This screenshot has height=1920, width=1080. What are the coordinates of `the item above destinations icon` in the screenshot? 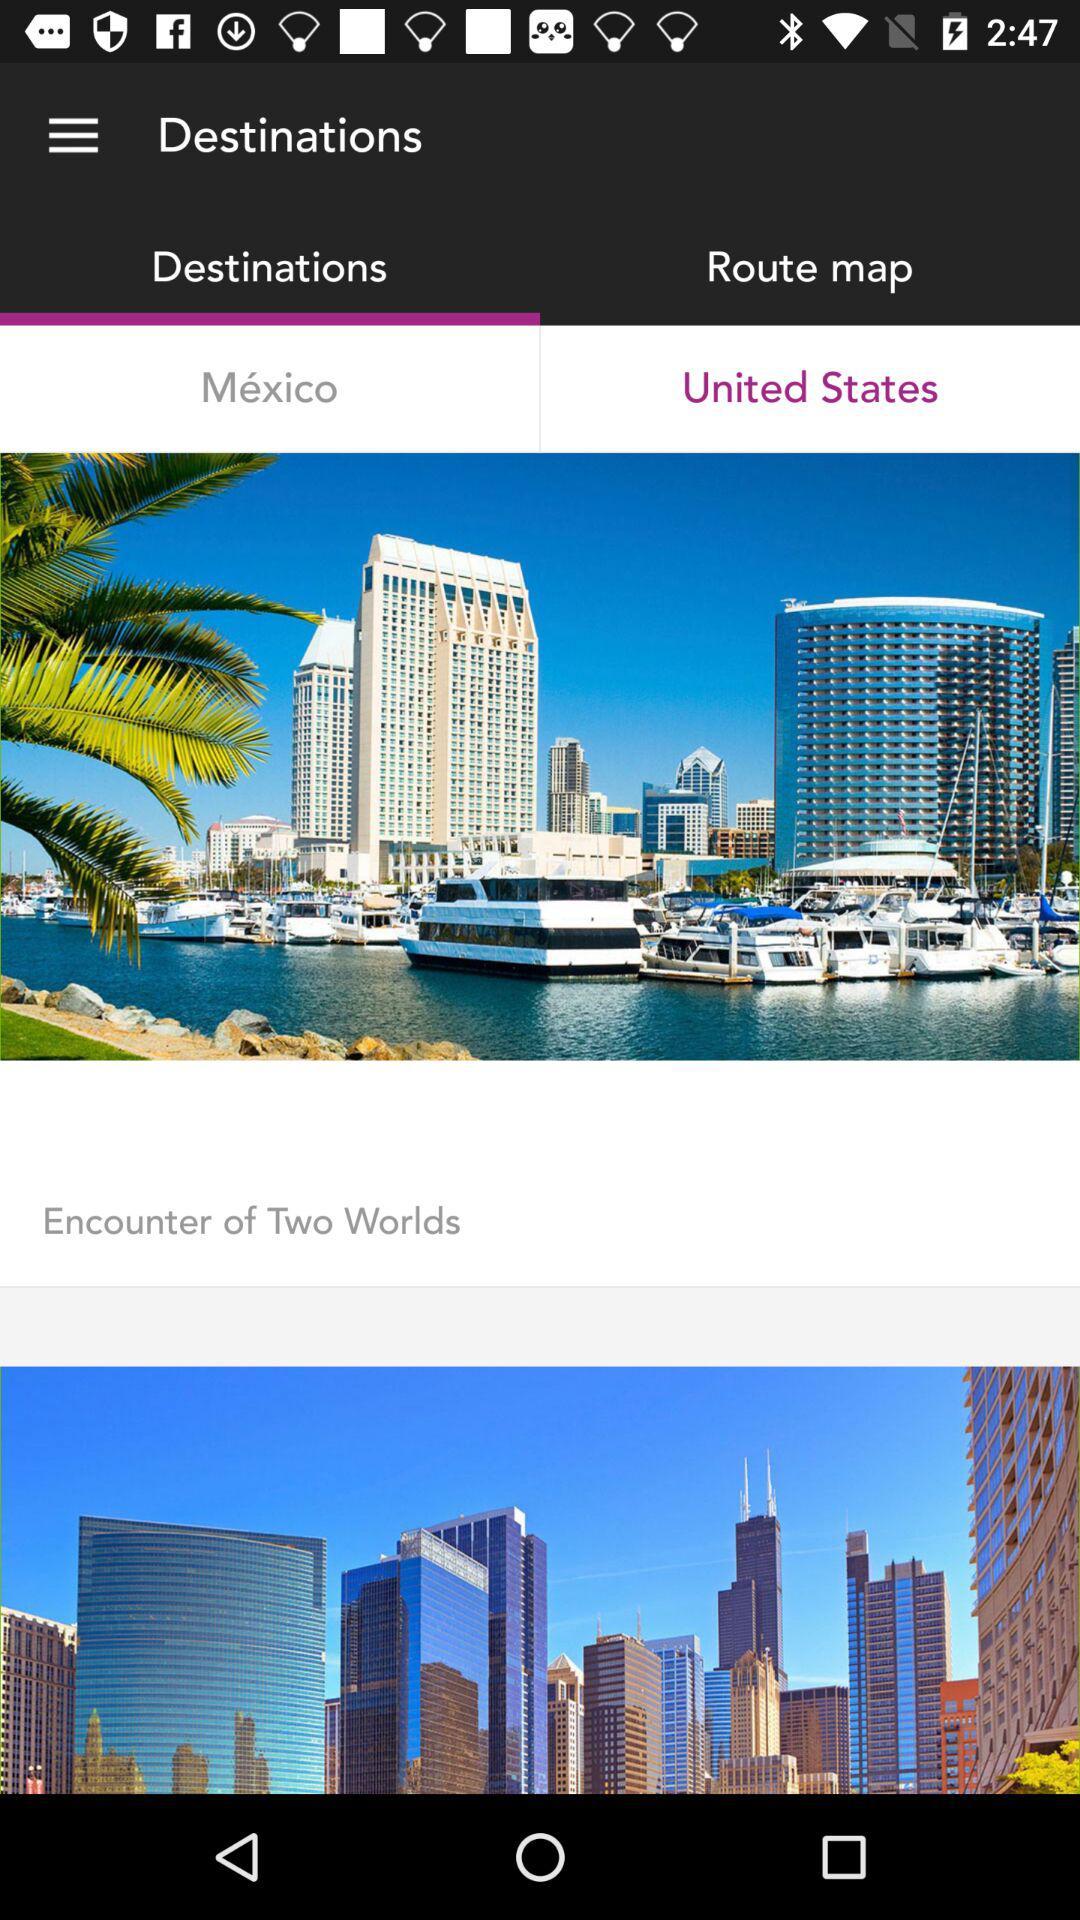 It's located at (72, 135).